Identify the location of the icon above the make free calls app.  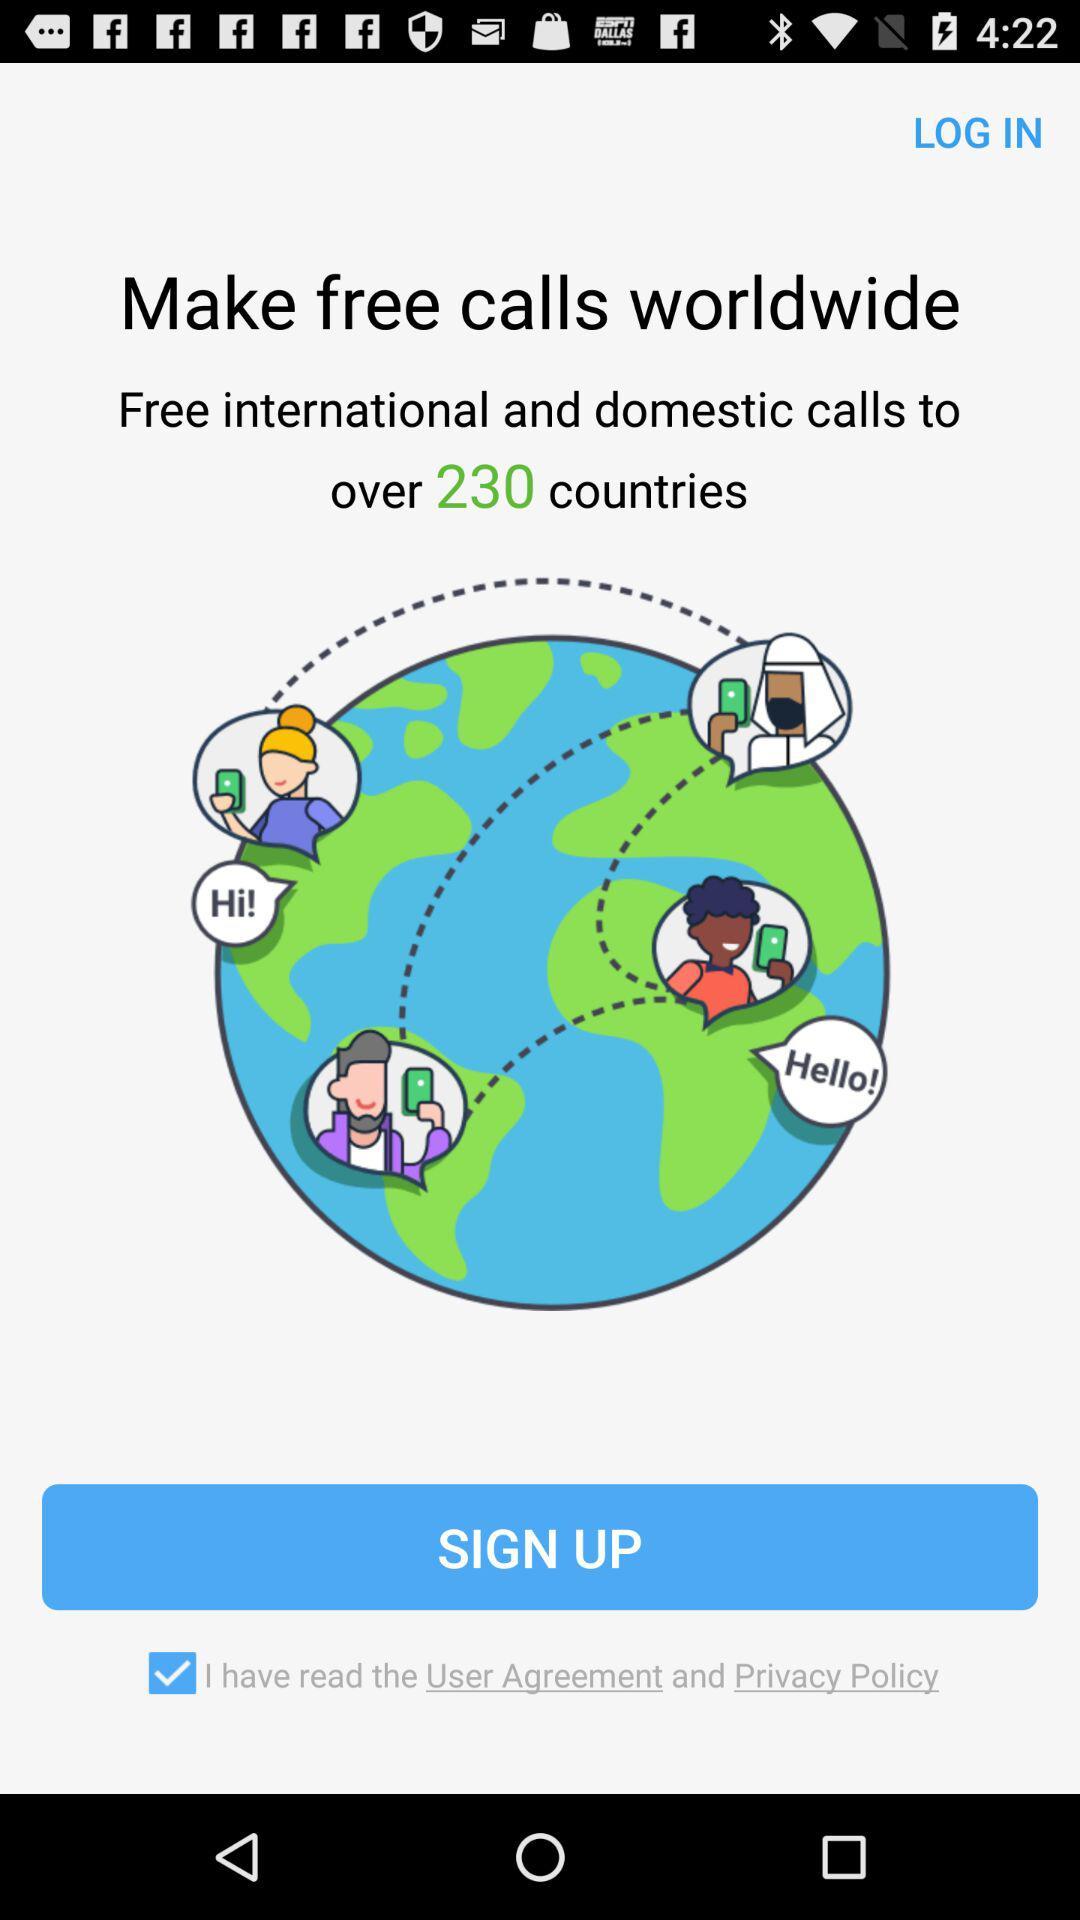
(969, 126).